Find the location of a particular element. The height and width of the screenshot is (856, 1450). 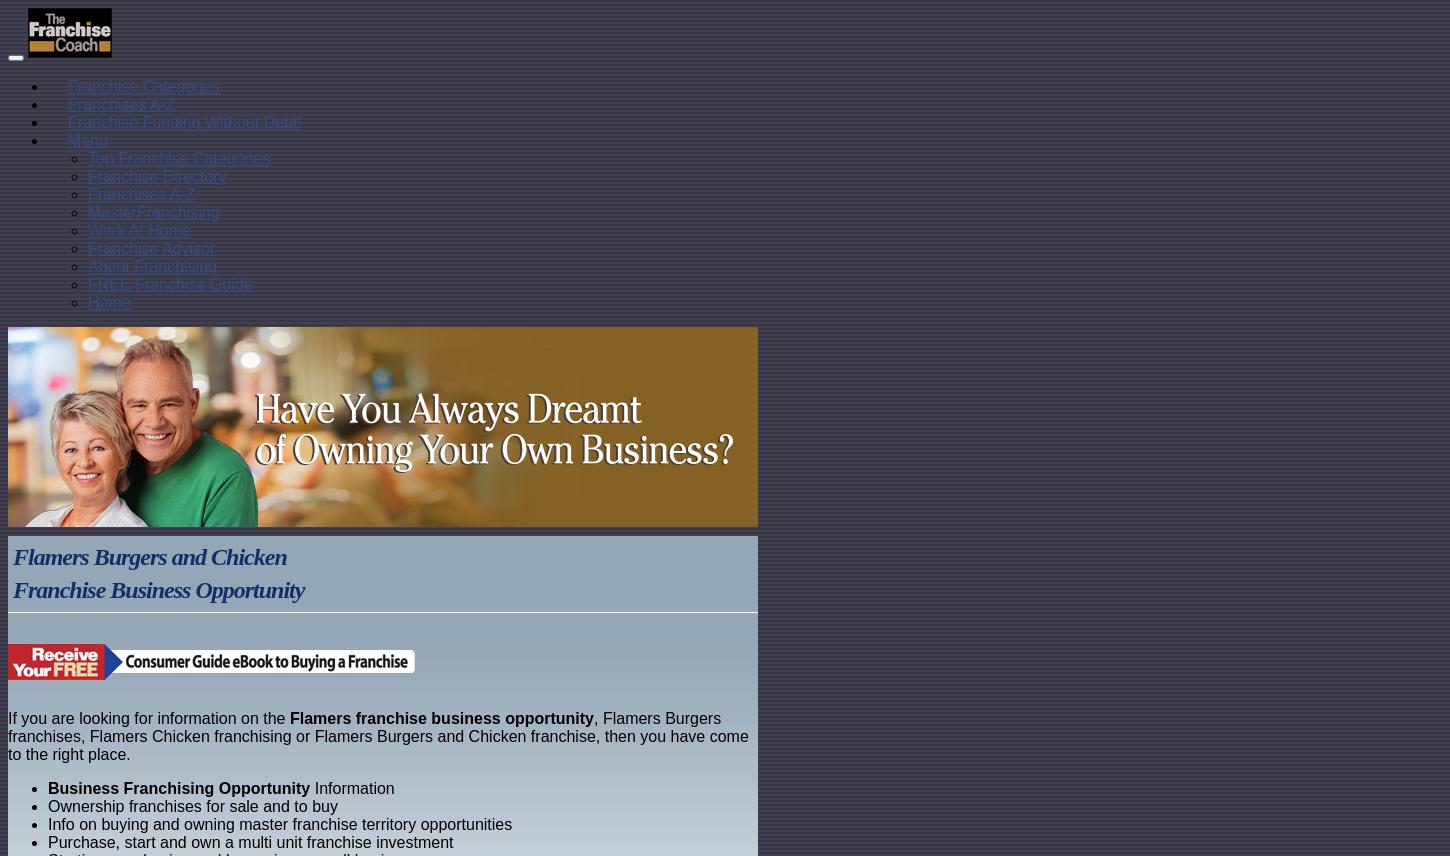

'Franchise Business Opportunity' is located at coordinates (157, 590).